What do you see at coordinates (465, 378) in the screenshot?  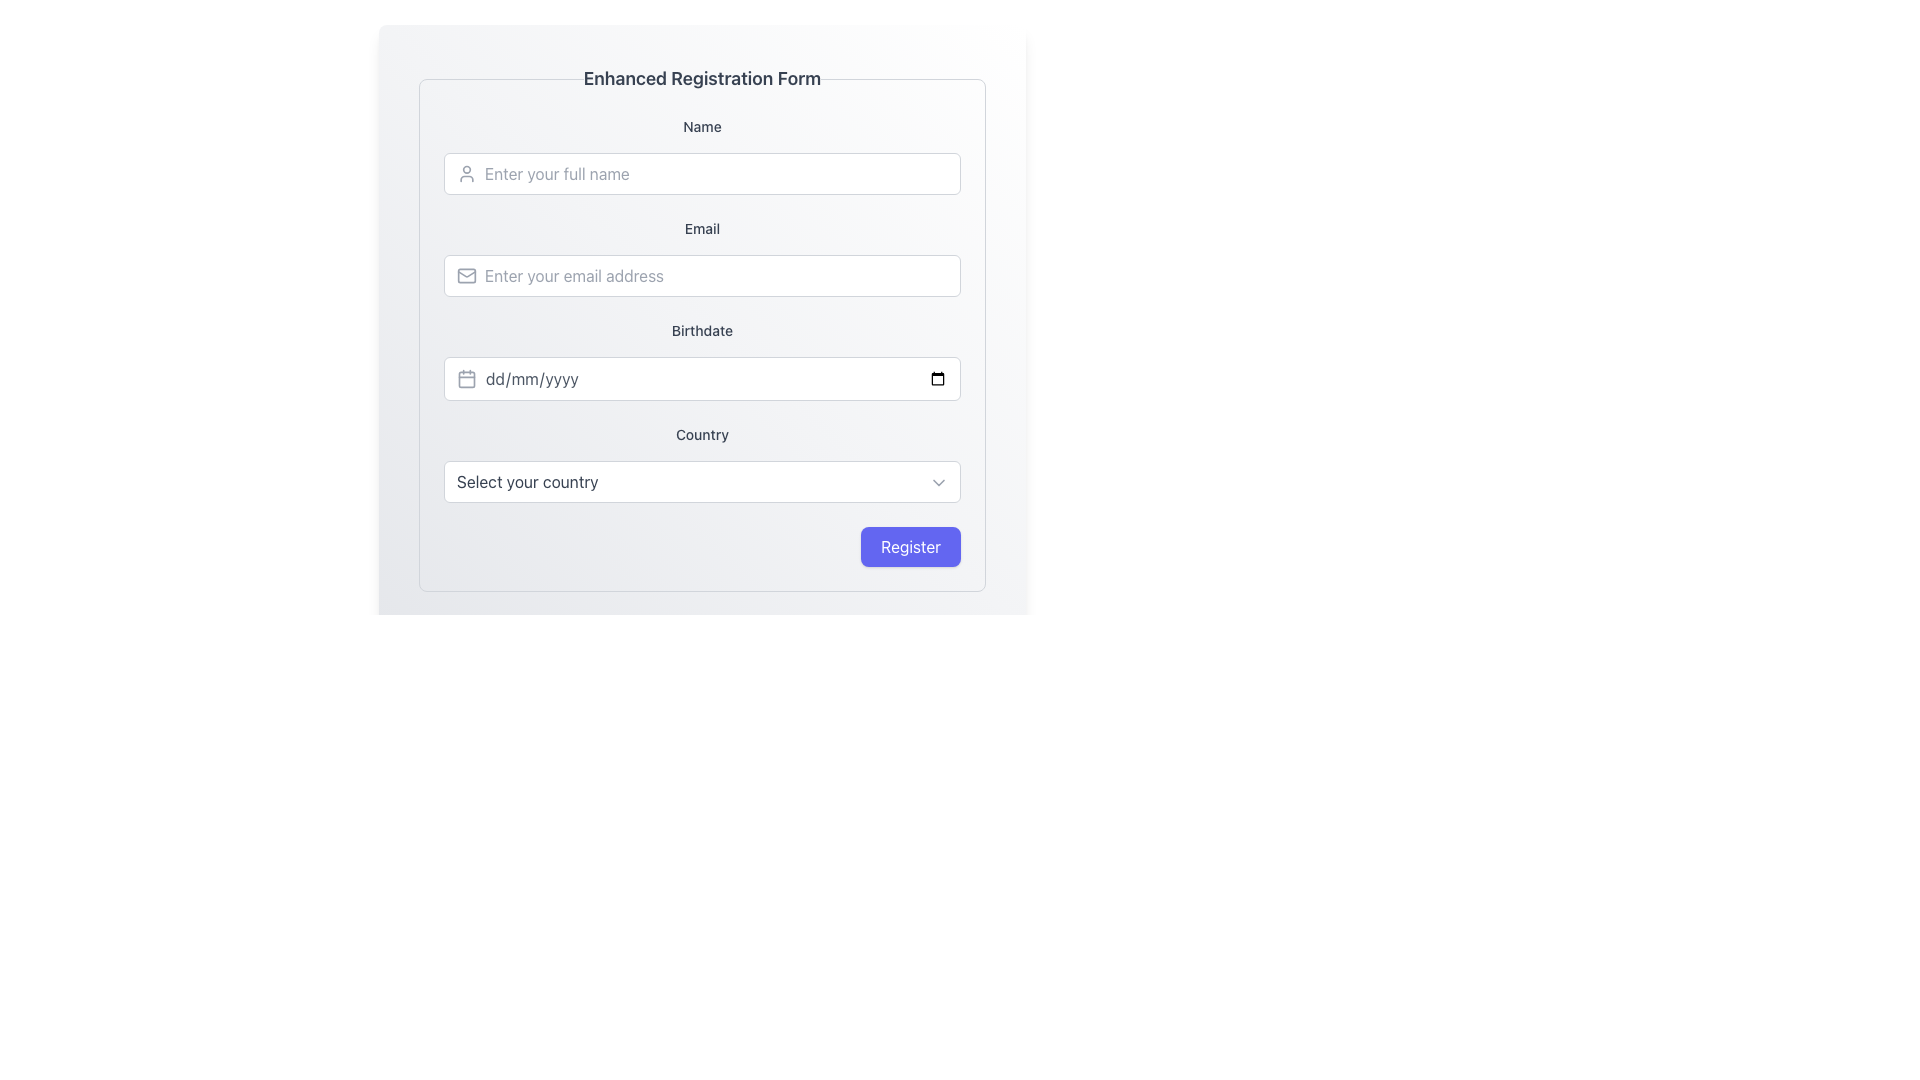 I see `the filled rectangular calendar icon located to the left of the 'Birthdate' input field` at bounding box center [465, 378].